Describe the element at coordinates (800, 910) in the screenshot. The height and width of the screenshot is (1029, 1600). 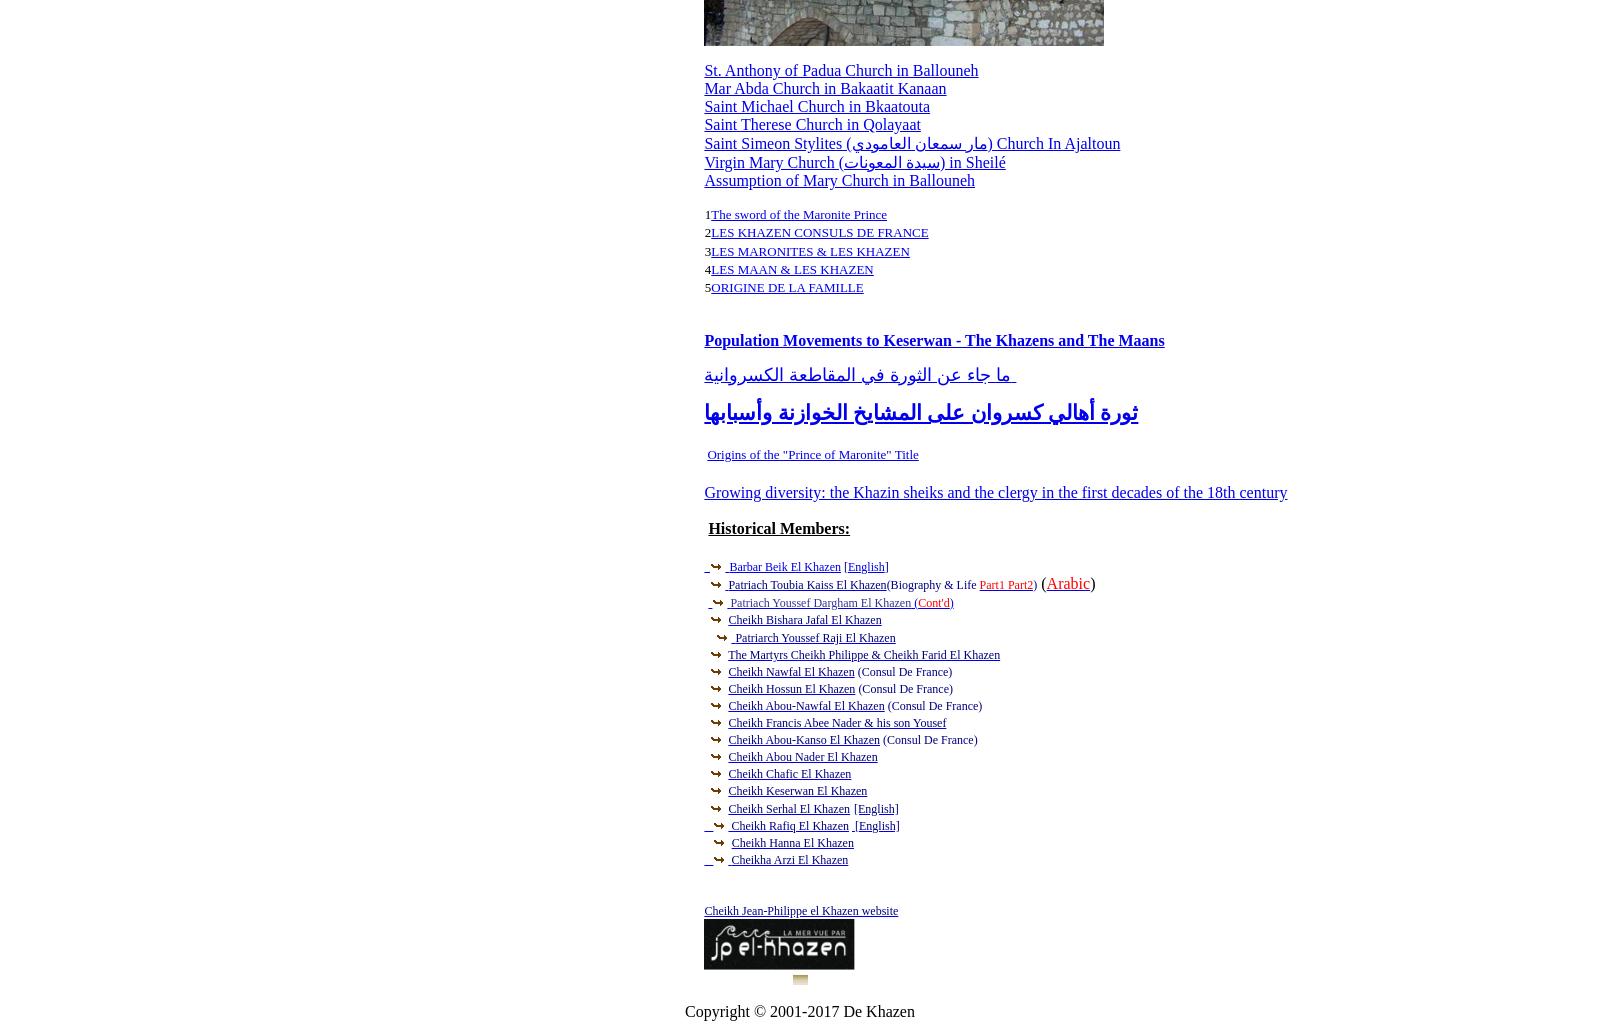
I see `'Cheikh Jean-Philippe el Khazen website'` at that location.